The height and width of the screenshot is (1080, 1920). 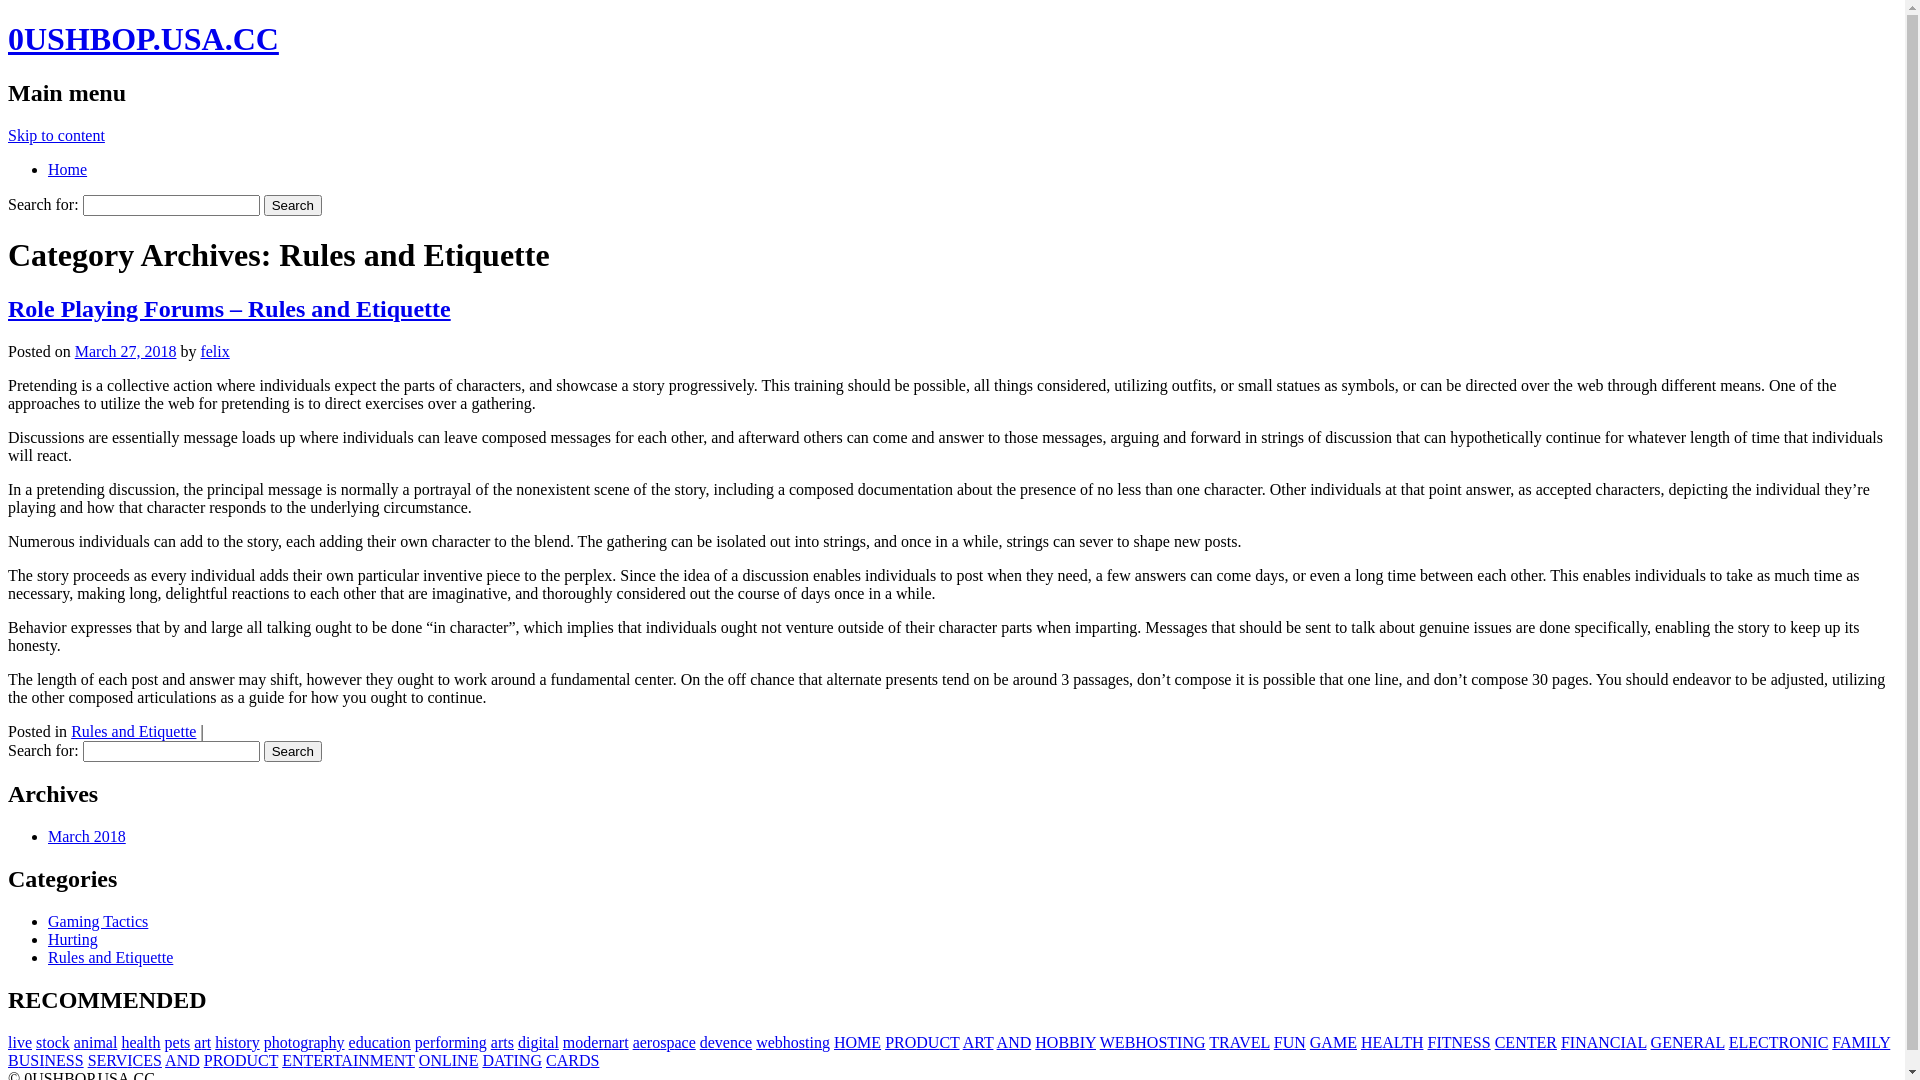 What do you see at coordinates (516, 1059) in the screenshot?
I see `'I'` at bounding box center [516, 1059].